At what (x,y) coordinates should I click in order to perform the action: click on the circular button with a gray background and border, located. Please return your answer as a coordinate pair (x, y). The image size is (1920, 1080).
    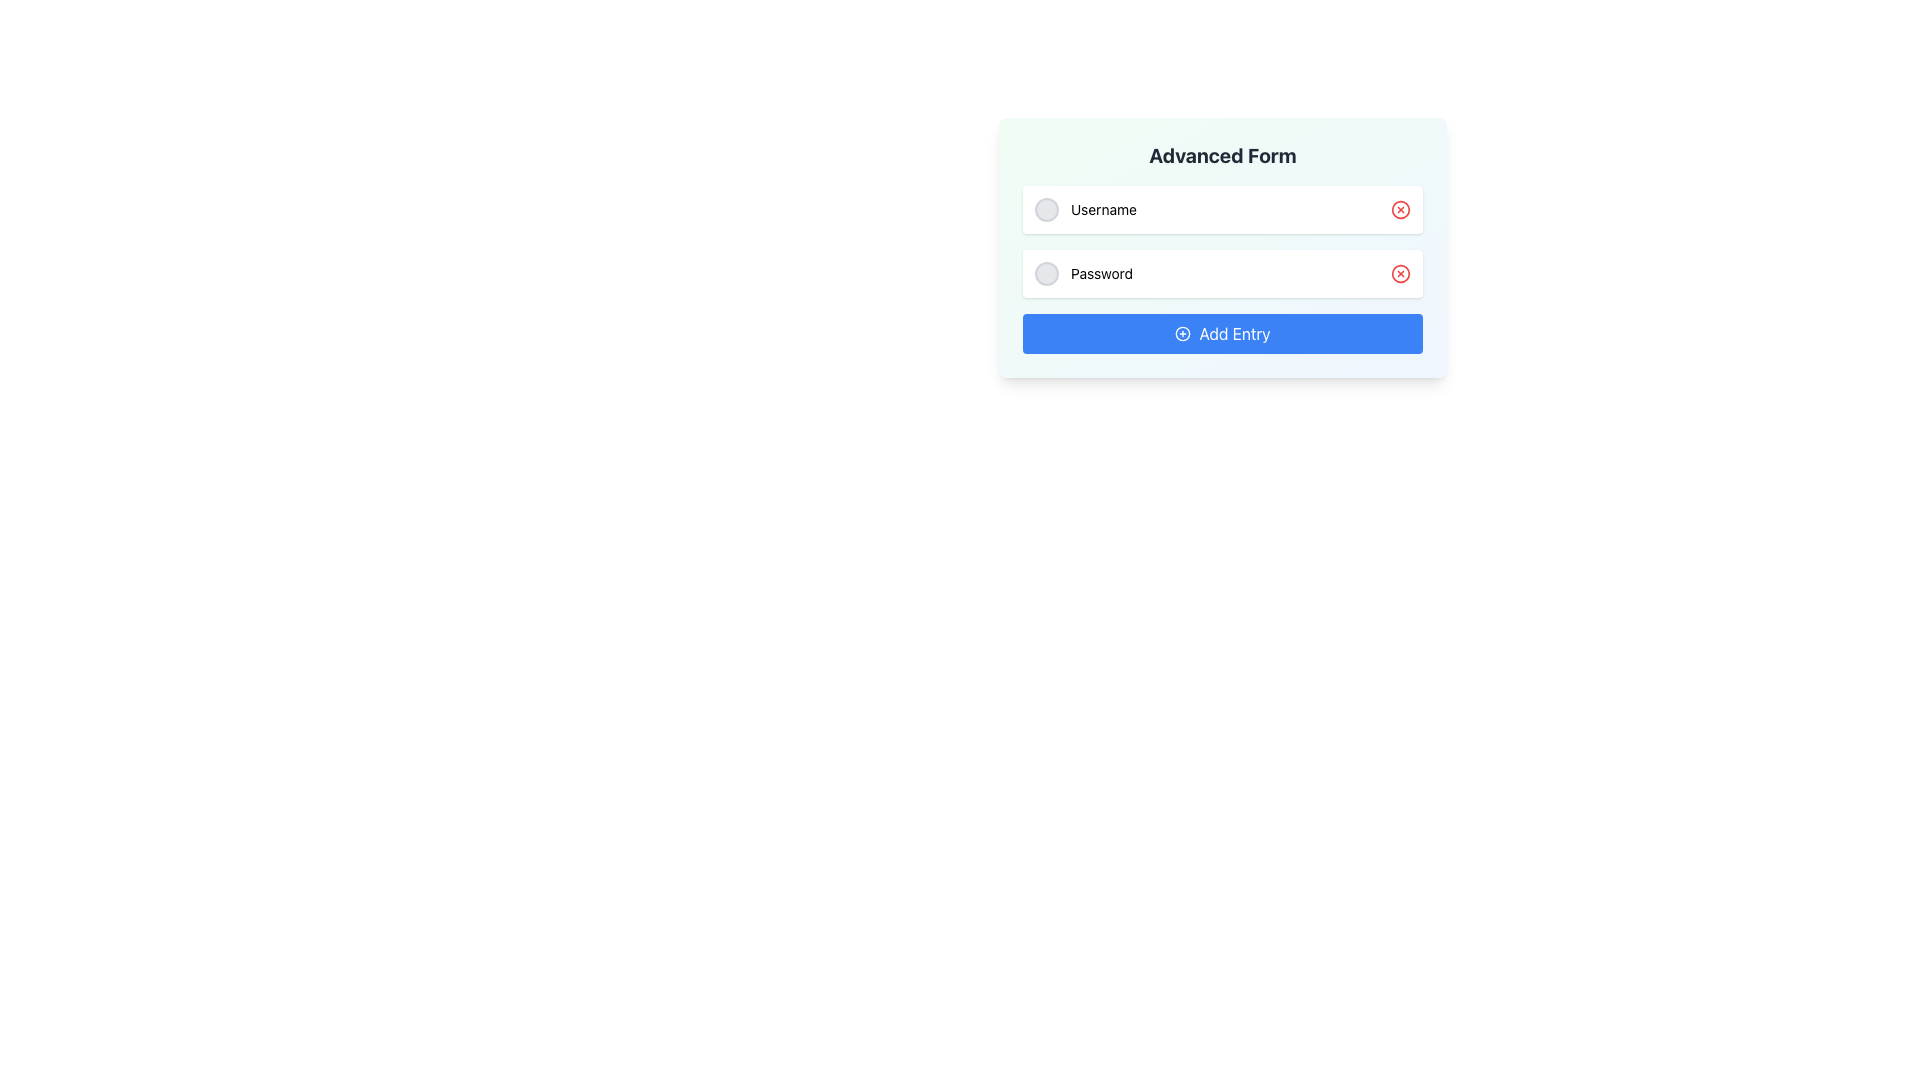
    Looking at the image, I should click on (1045, 273).